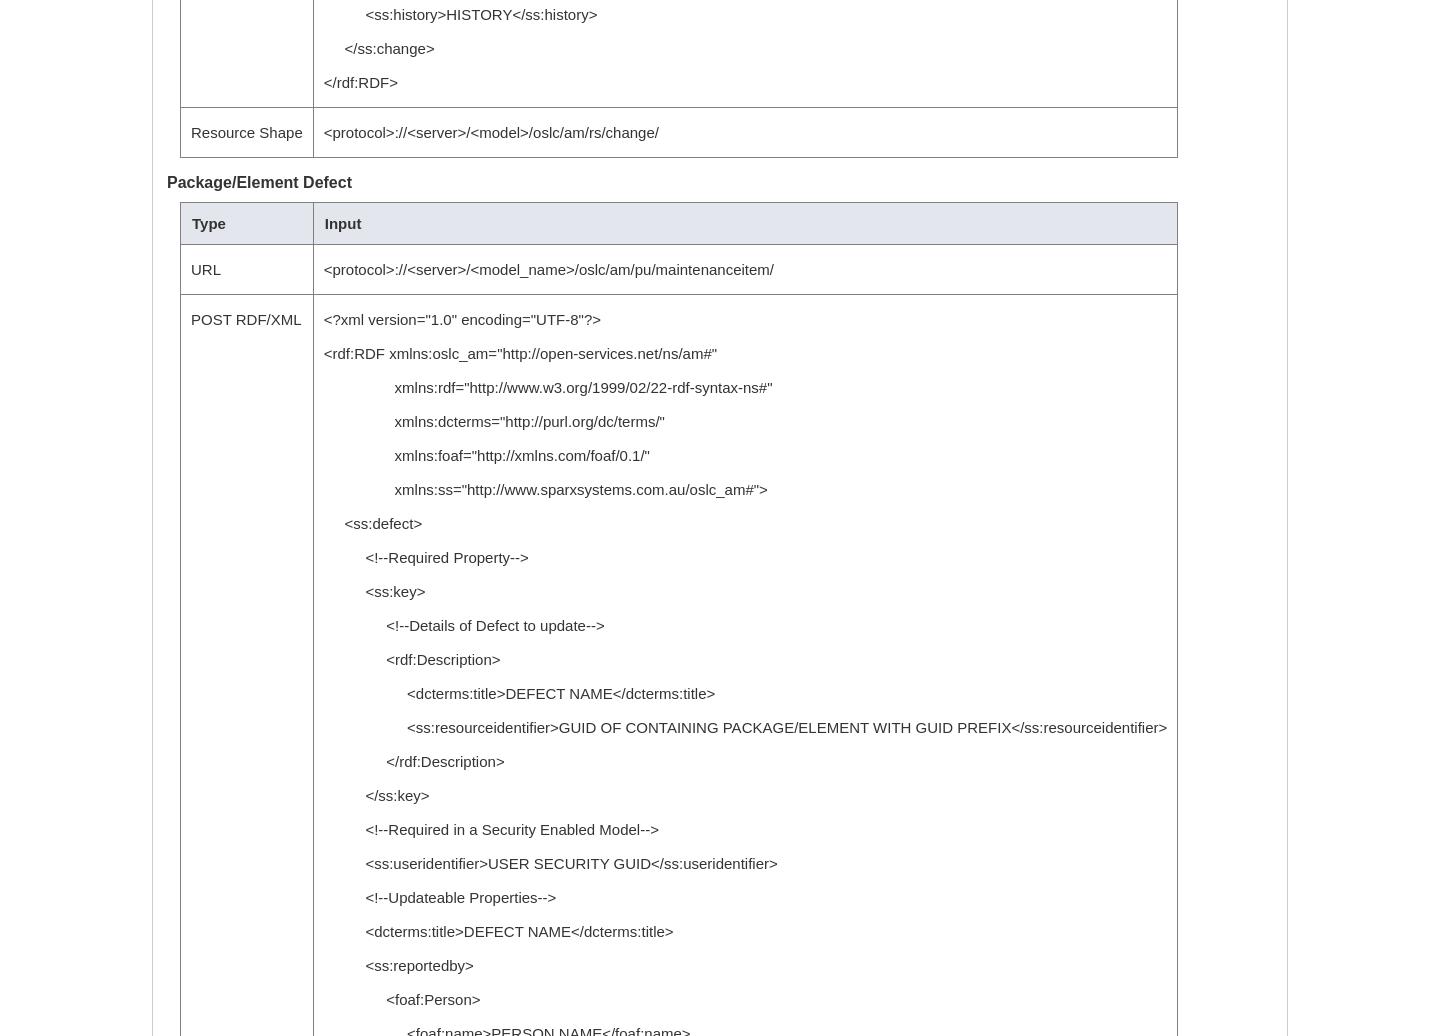 Image resolution: width=1440 pixels, height=1036 pixels. I want to click on '<!--Details of Defect to update-->', so click(463, 625).